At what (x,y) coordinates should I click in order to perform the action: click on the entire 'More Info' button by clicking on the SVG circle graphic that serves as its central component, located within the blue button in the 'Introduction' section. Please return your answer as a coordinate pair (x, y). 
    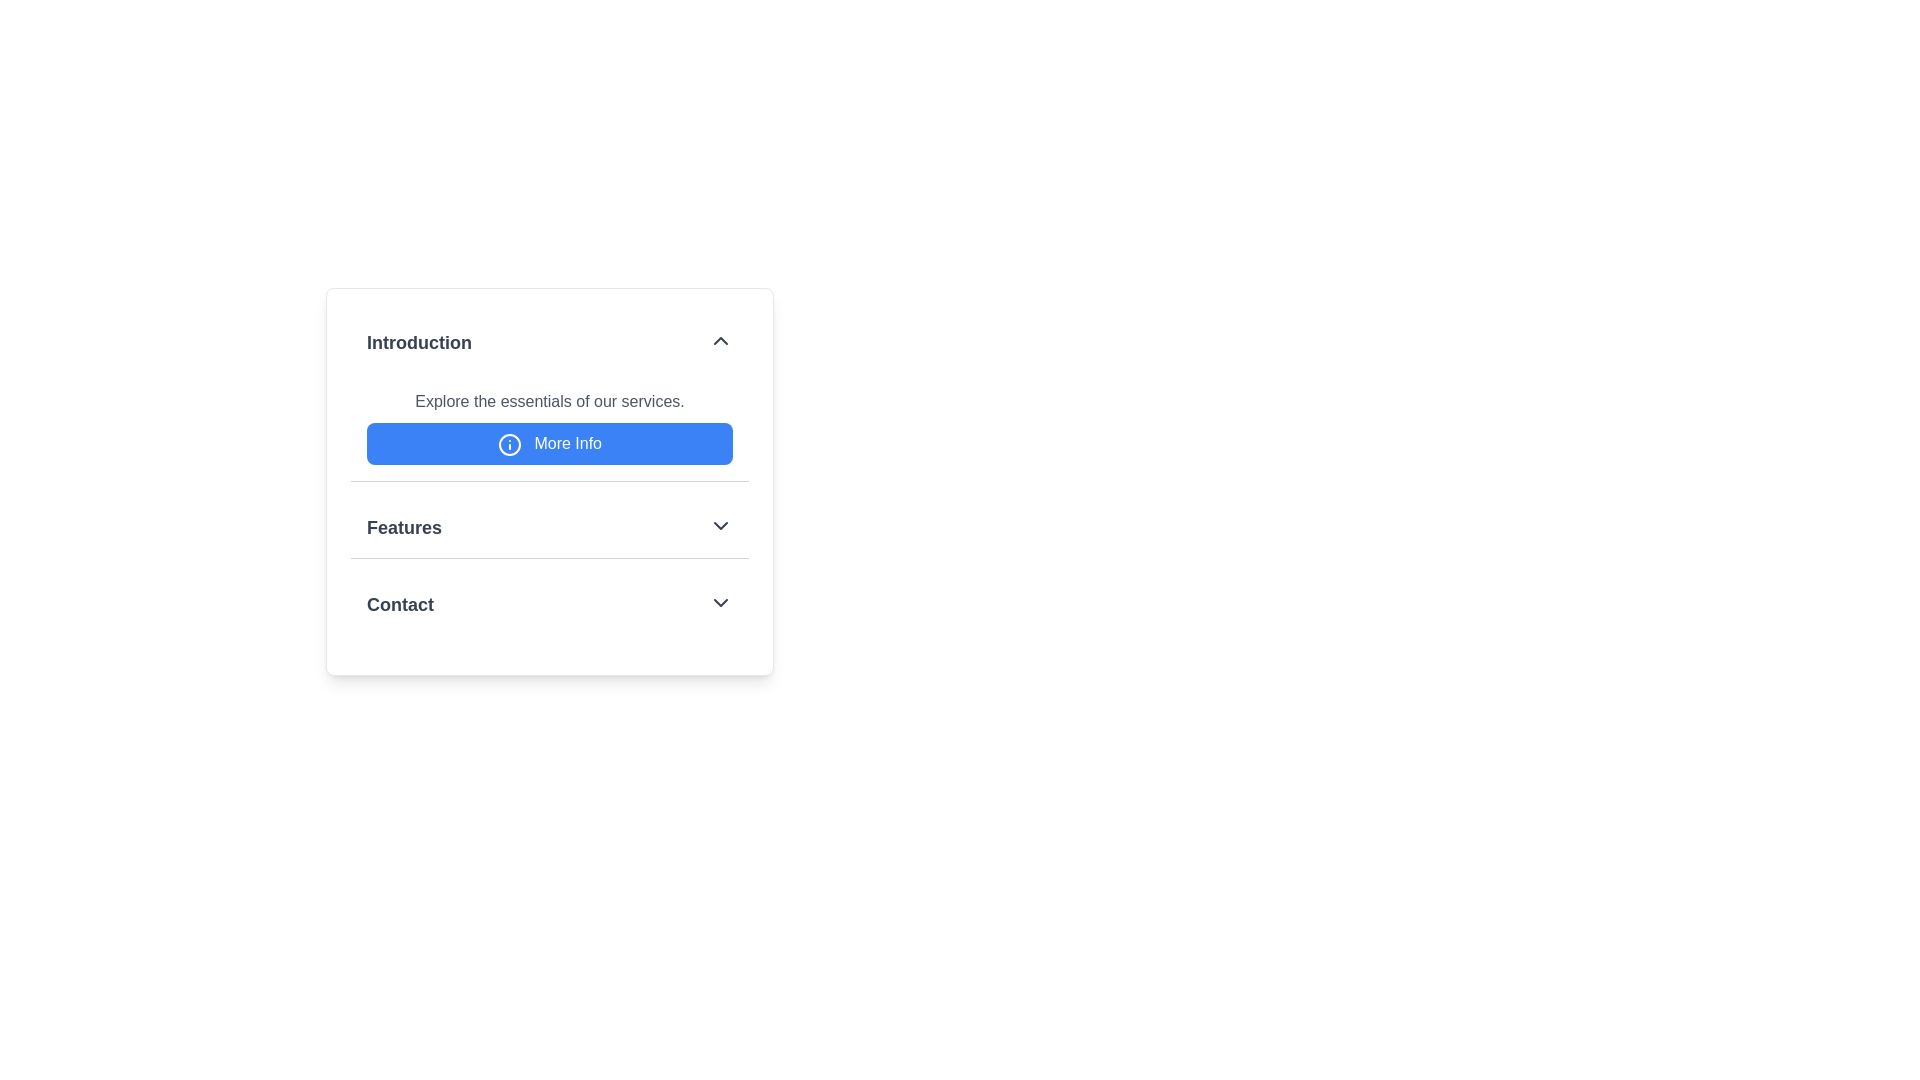
    Looking at the image, I should click on (509, 443).